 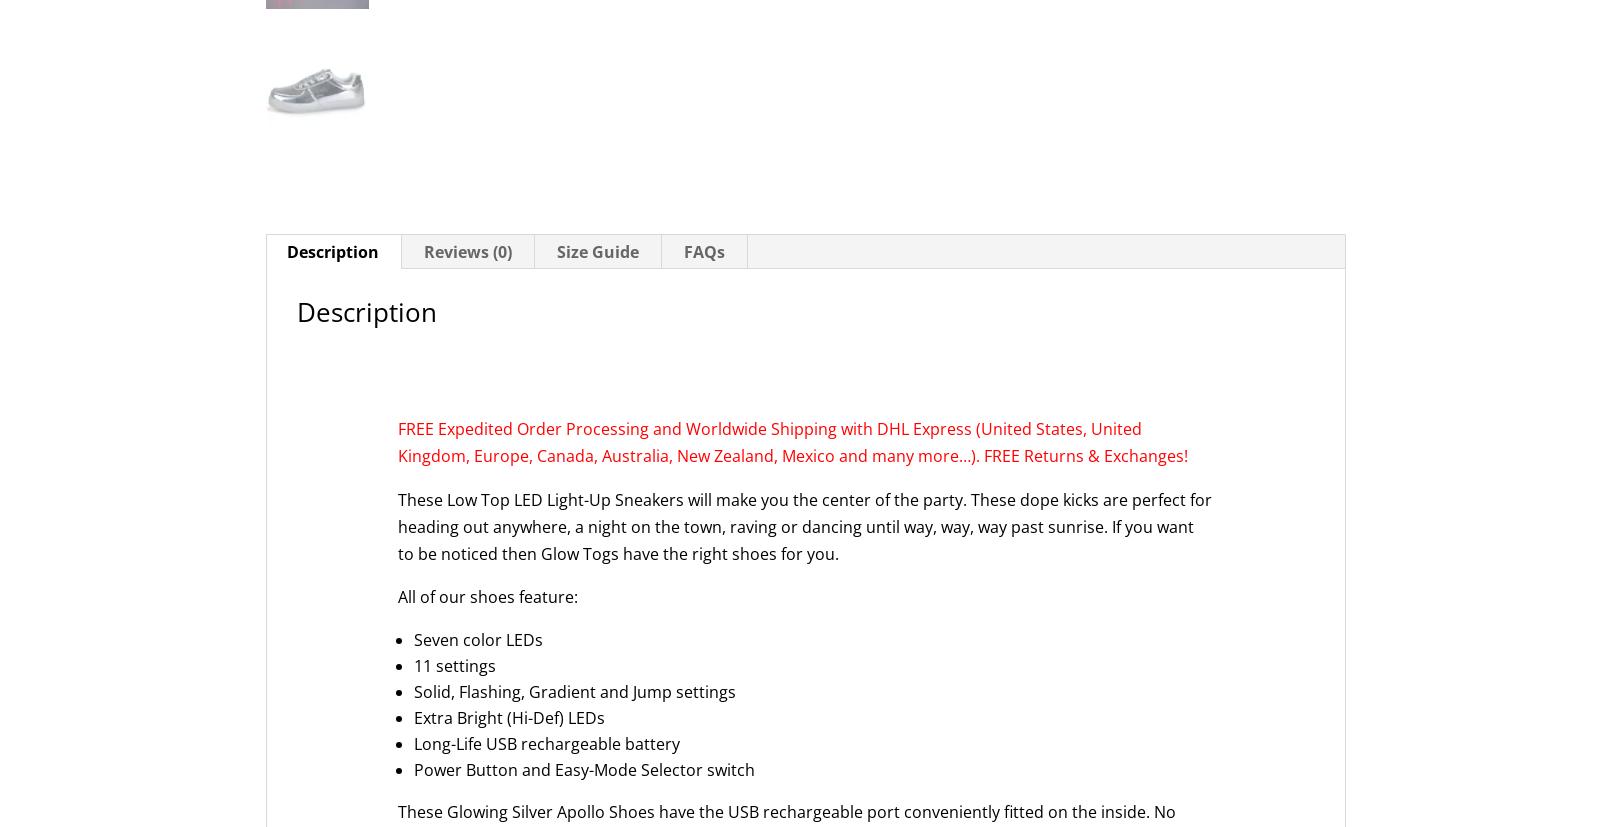 I want to click on 'Extra Bright (Hi-Def) LEDs', so click(x=509, y=718).